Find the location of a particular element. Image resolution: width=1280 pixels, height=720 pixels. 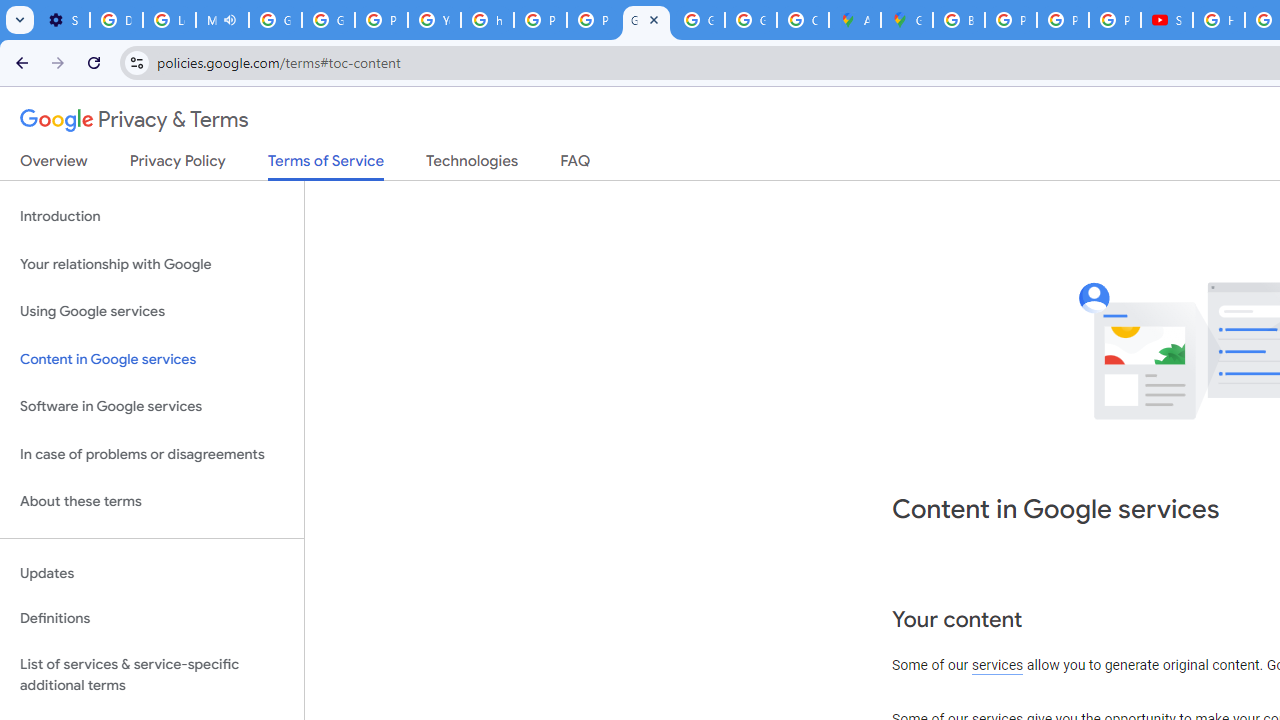

'Definitions' is located at coordinates (151, 618).